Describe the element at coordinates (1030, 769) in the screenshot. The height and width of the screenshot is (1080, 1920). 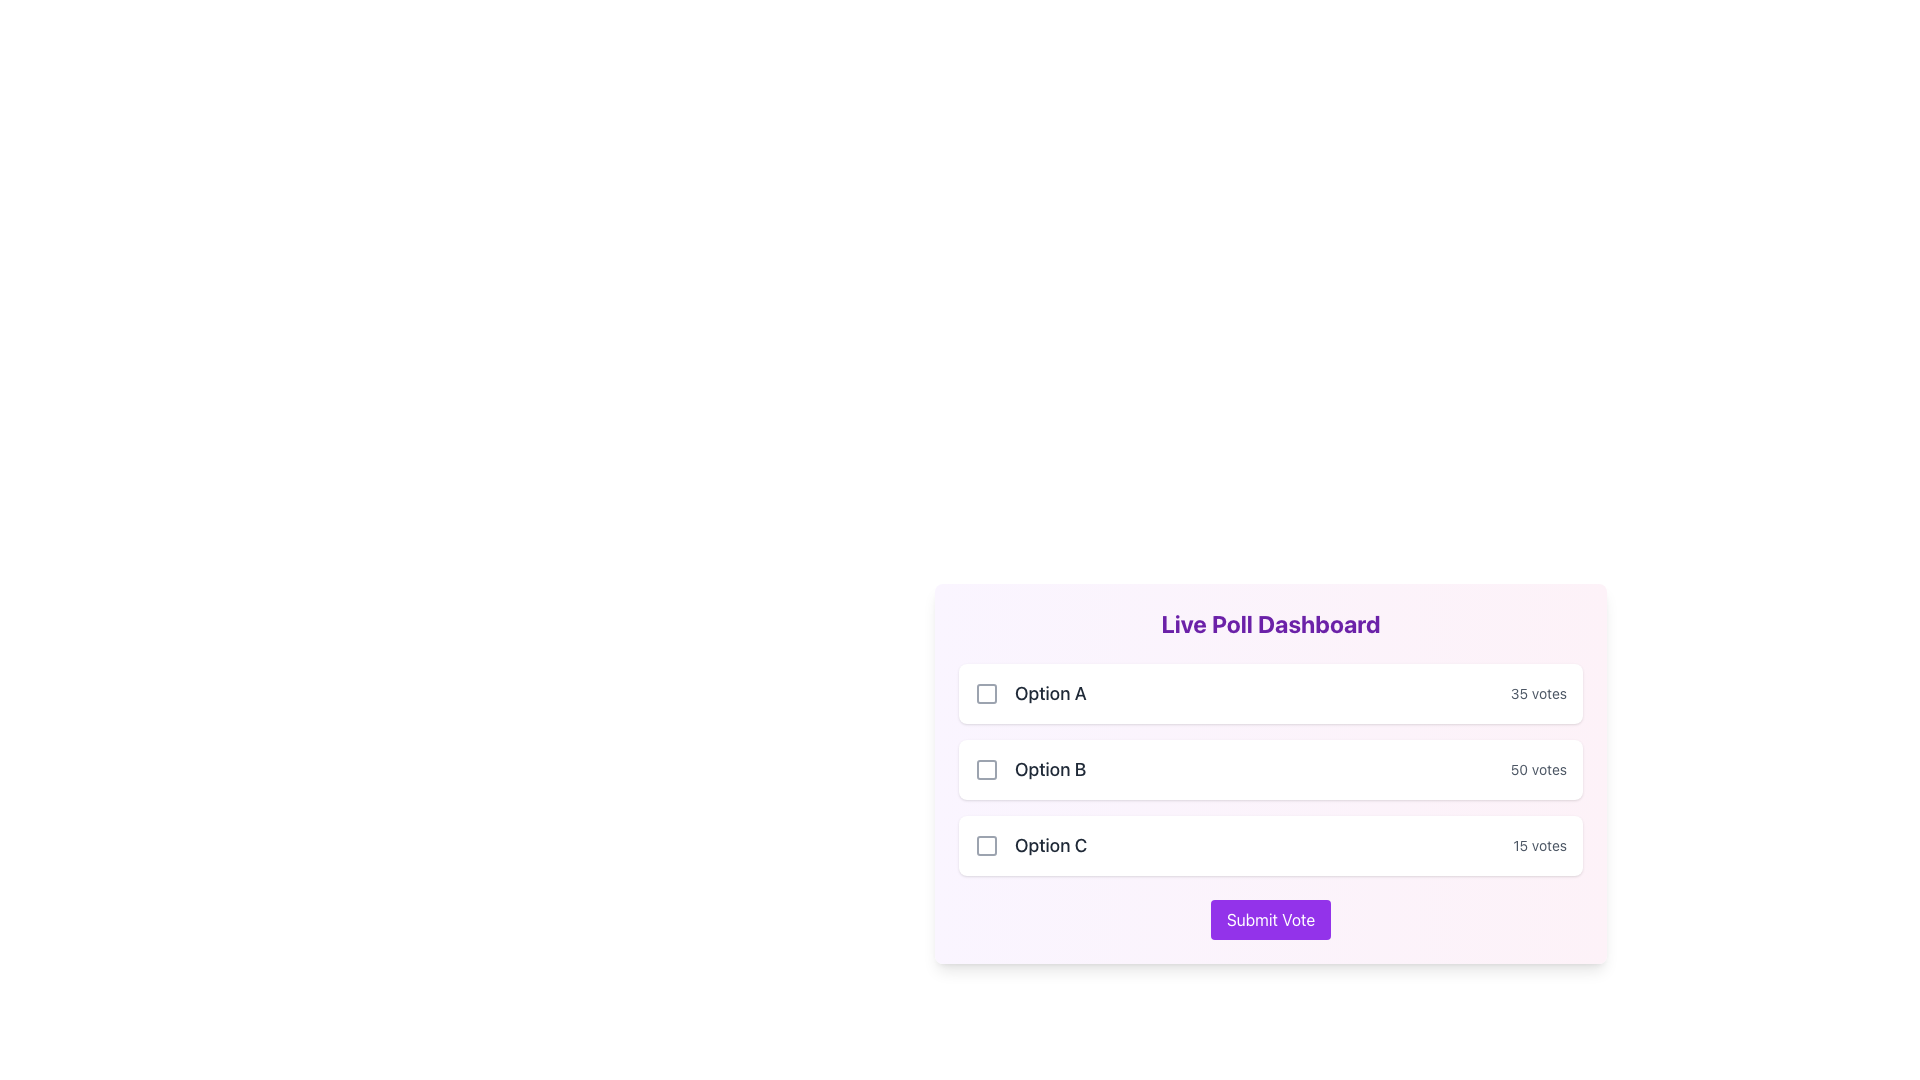
I see `the text label displaying 'Option B'` at that location.